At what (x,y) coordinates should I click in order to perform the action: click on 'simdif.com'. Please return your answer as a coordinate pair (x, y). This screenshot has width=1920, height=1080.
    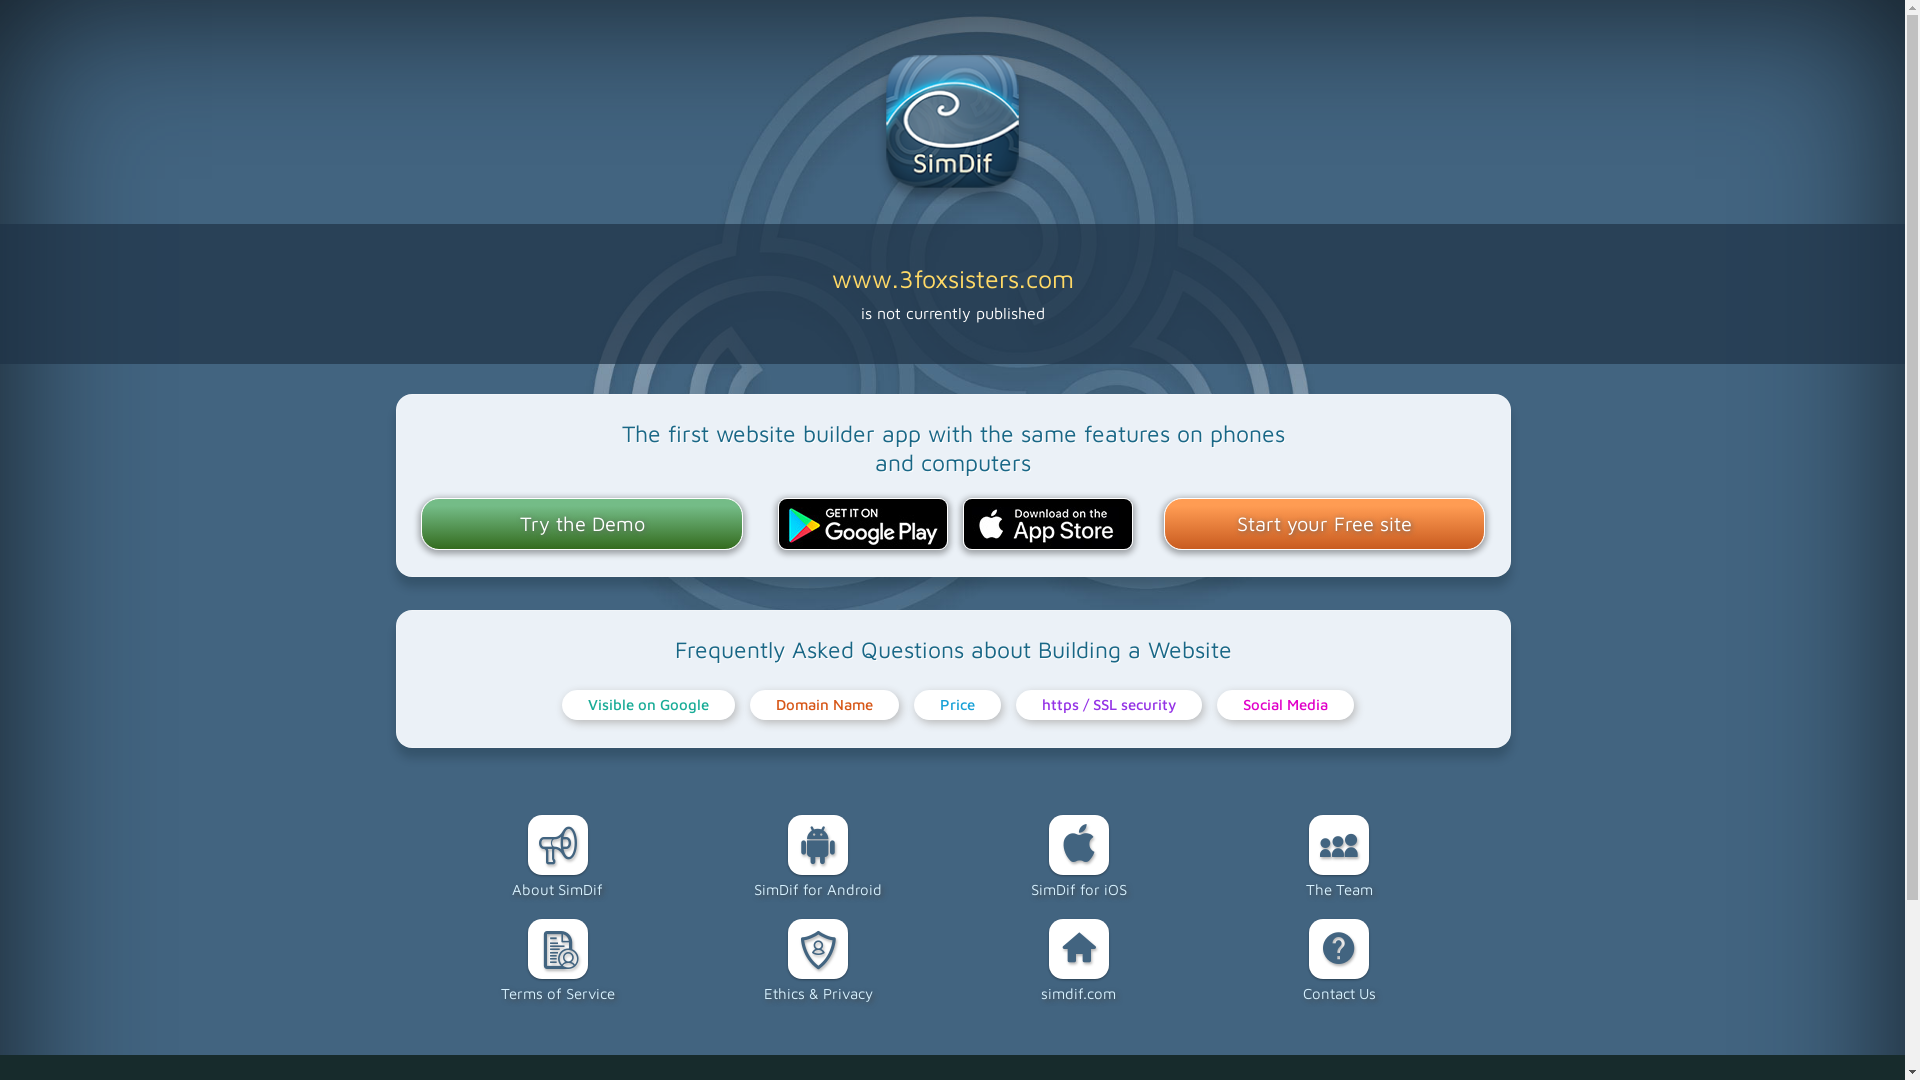
    Looking at the image, I should click on (1077, 959).